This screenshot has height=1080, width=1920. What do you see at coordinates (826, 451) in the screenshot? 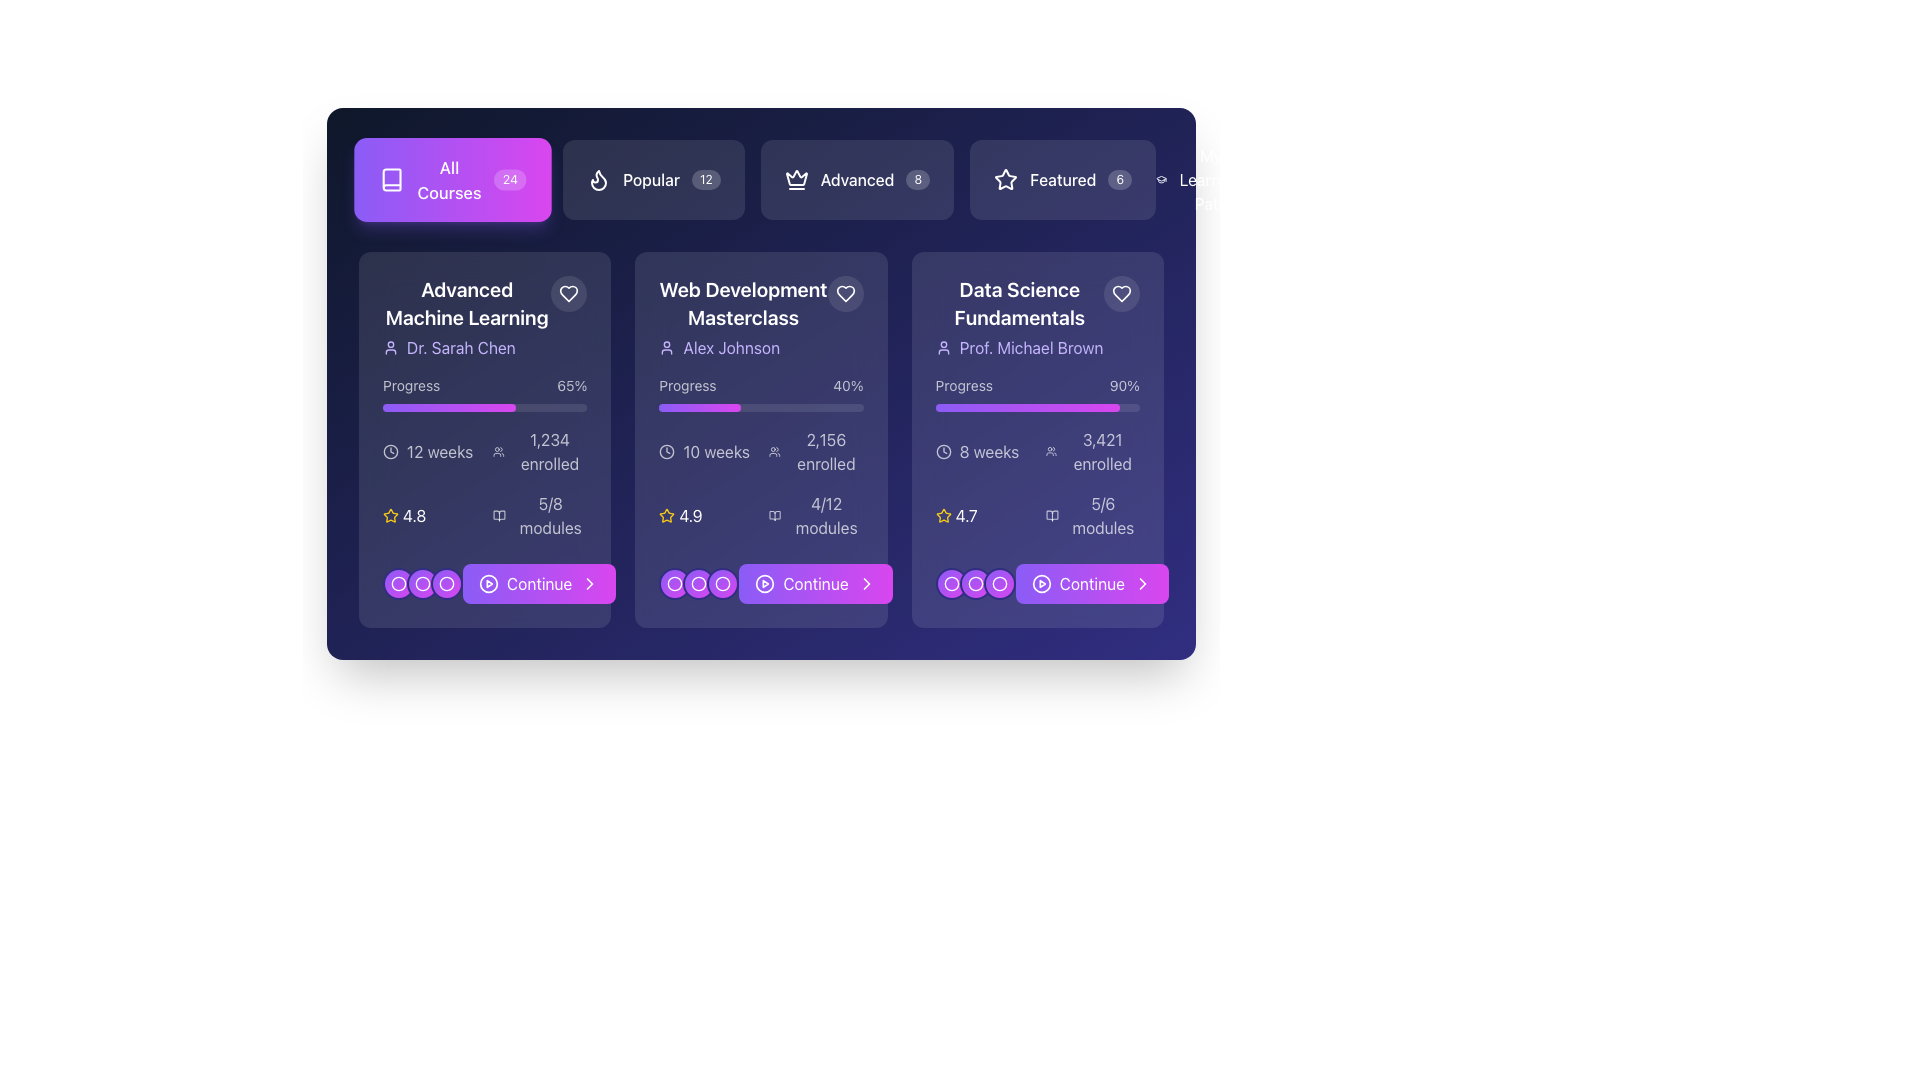
I see `the text label displaying '2,156 enrolled' located in the second card of the course list, positioned right of the duration information and above the course module count` at bounding box center [826, 451].